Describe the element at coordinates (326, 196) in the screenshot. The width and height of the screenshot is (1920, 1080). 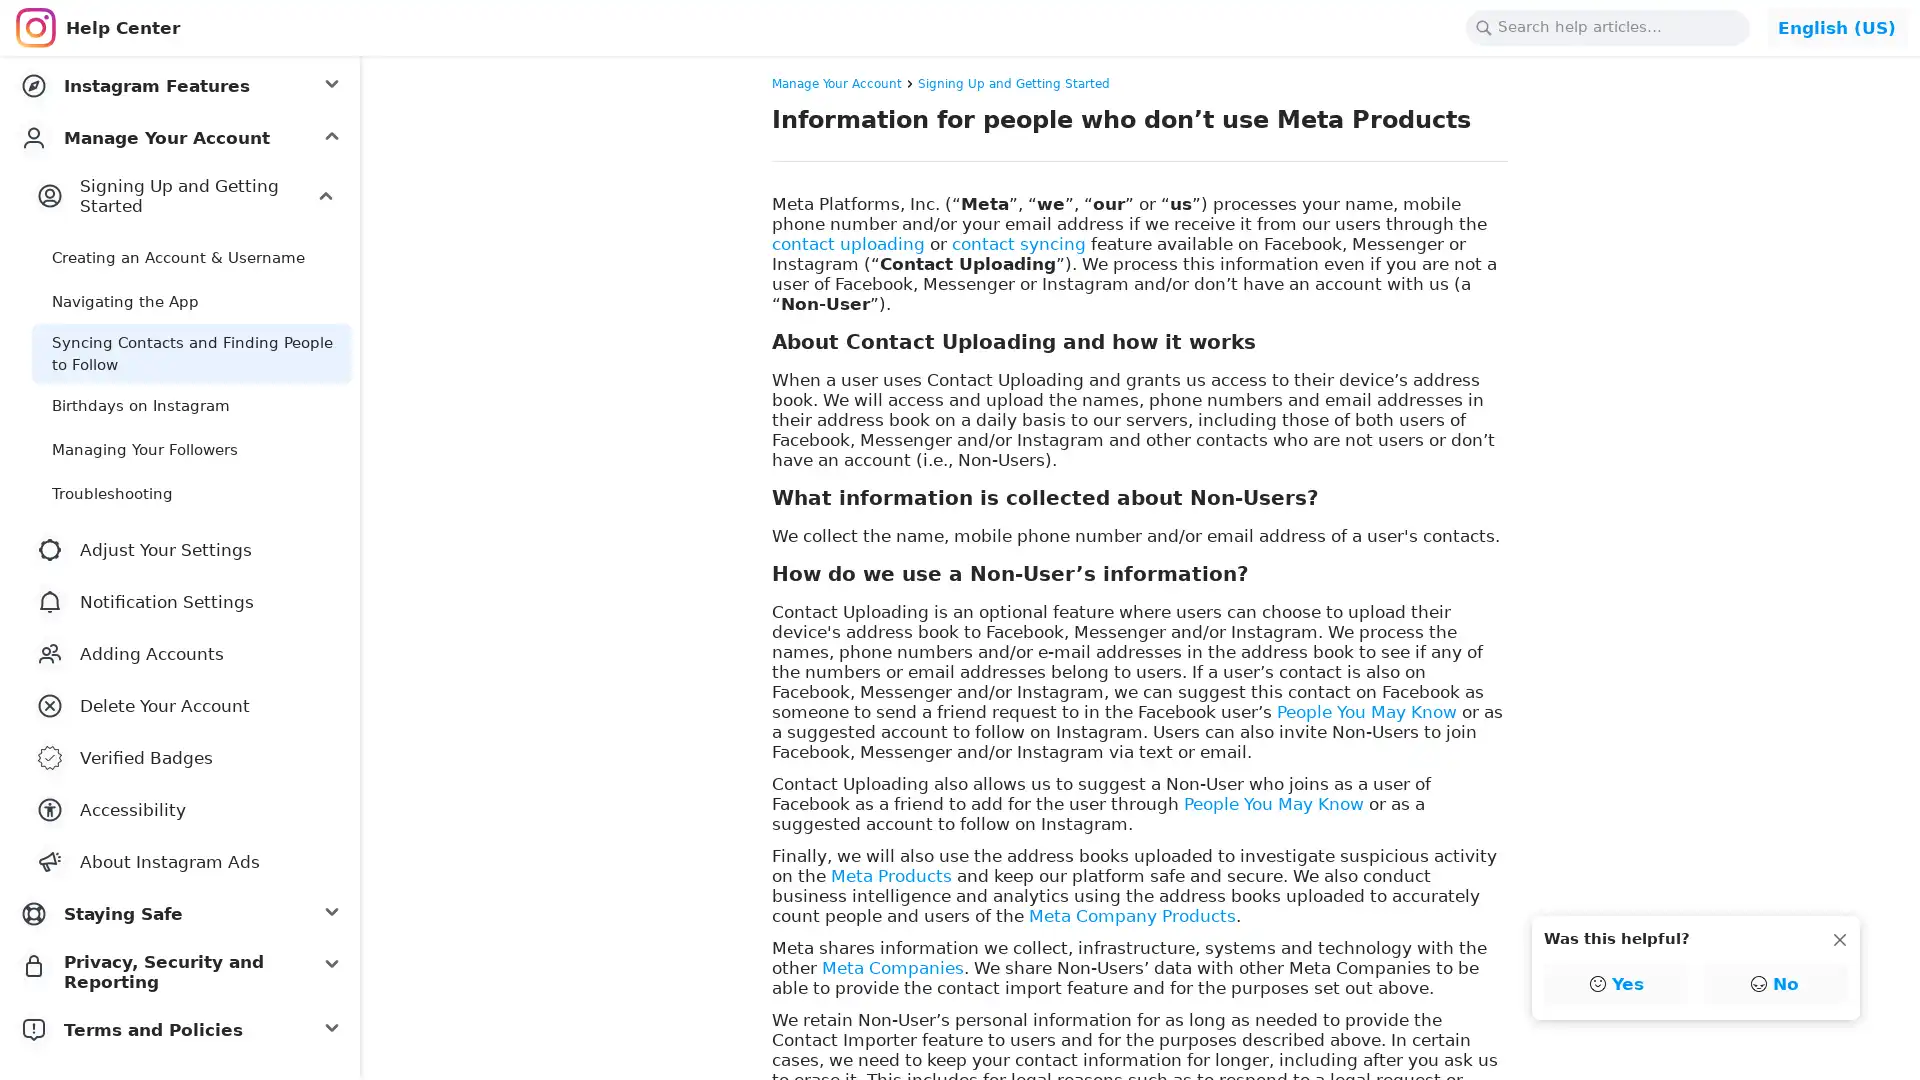
I see `Expand` at that location.